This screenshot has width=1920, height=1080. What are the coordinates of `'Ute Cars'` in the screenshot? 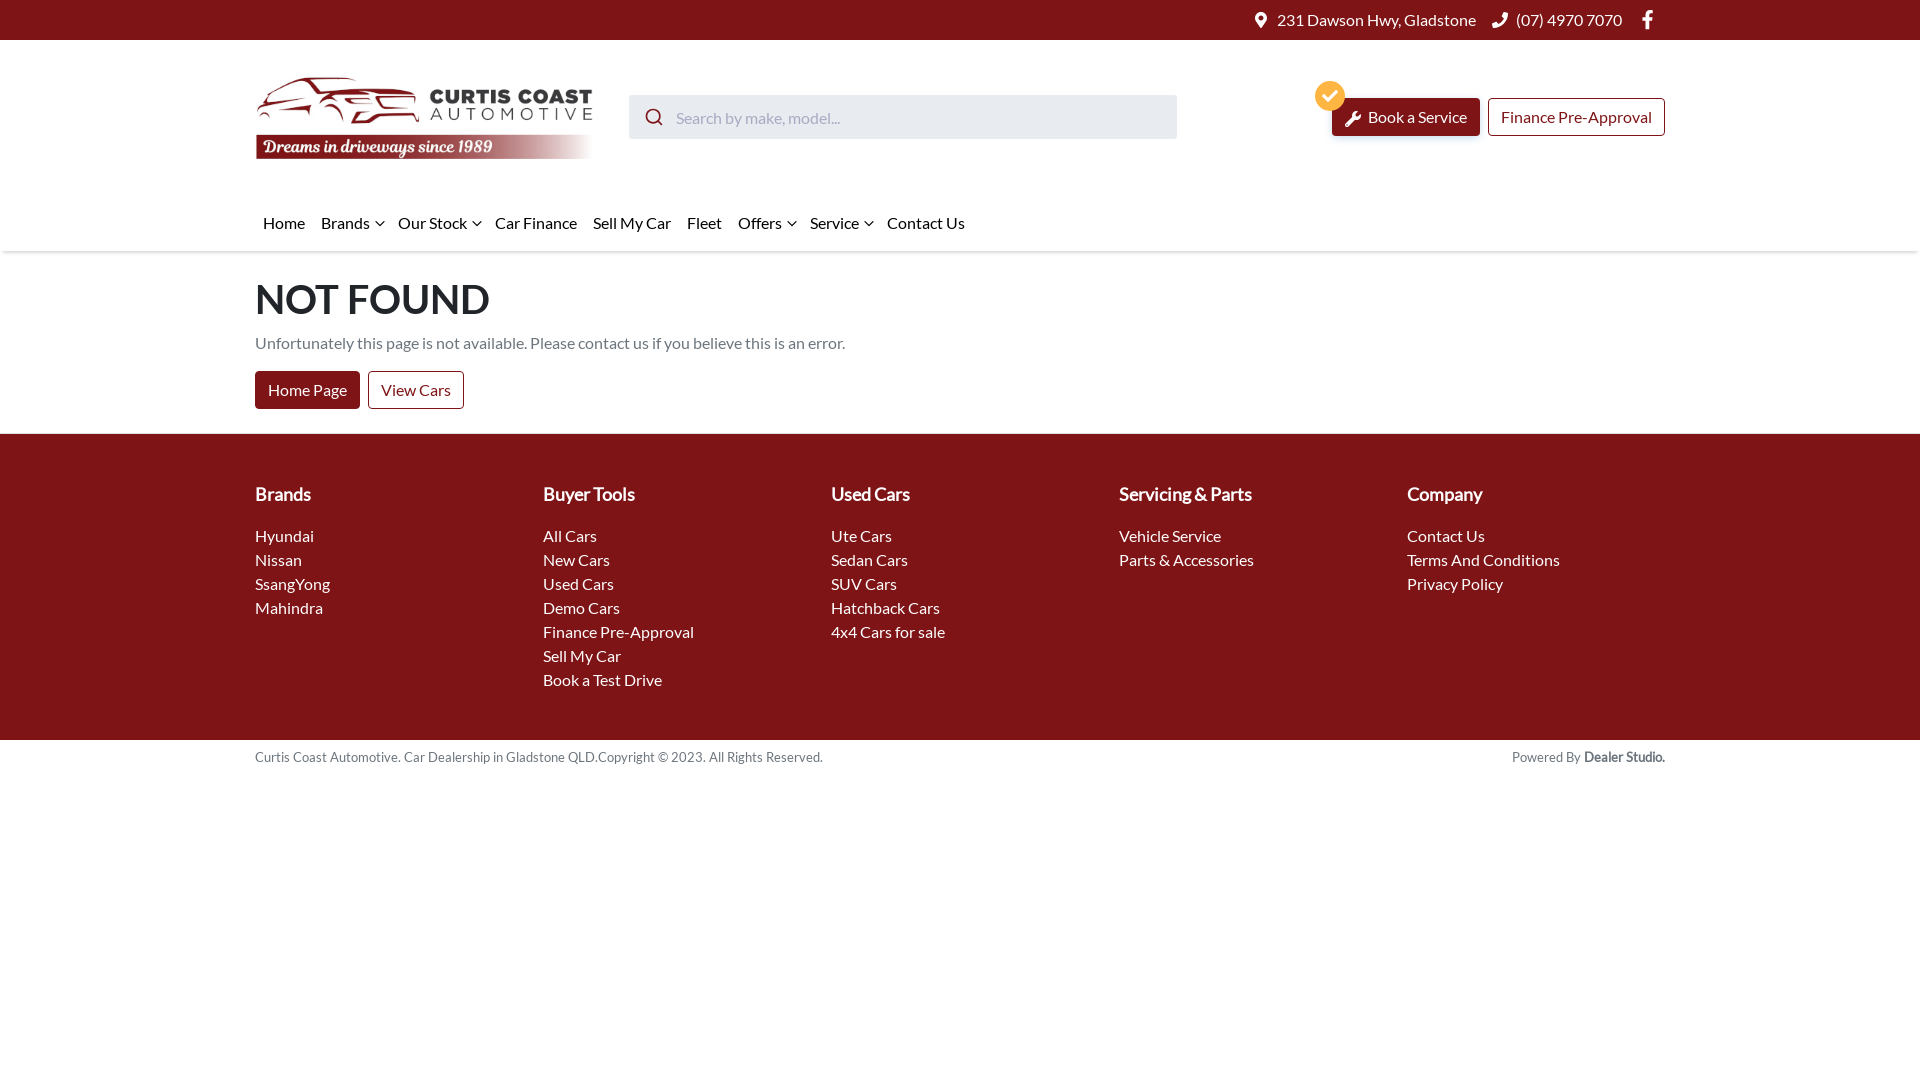 It's located at (861, 534).